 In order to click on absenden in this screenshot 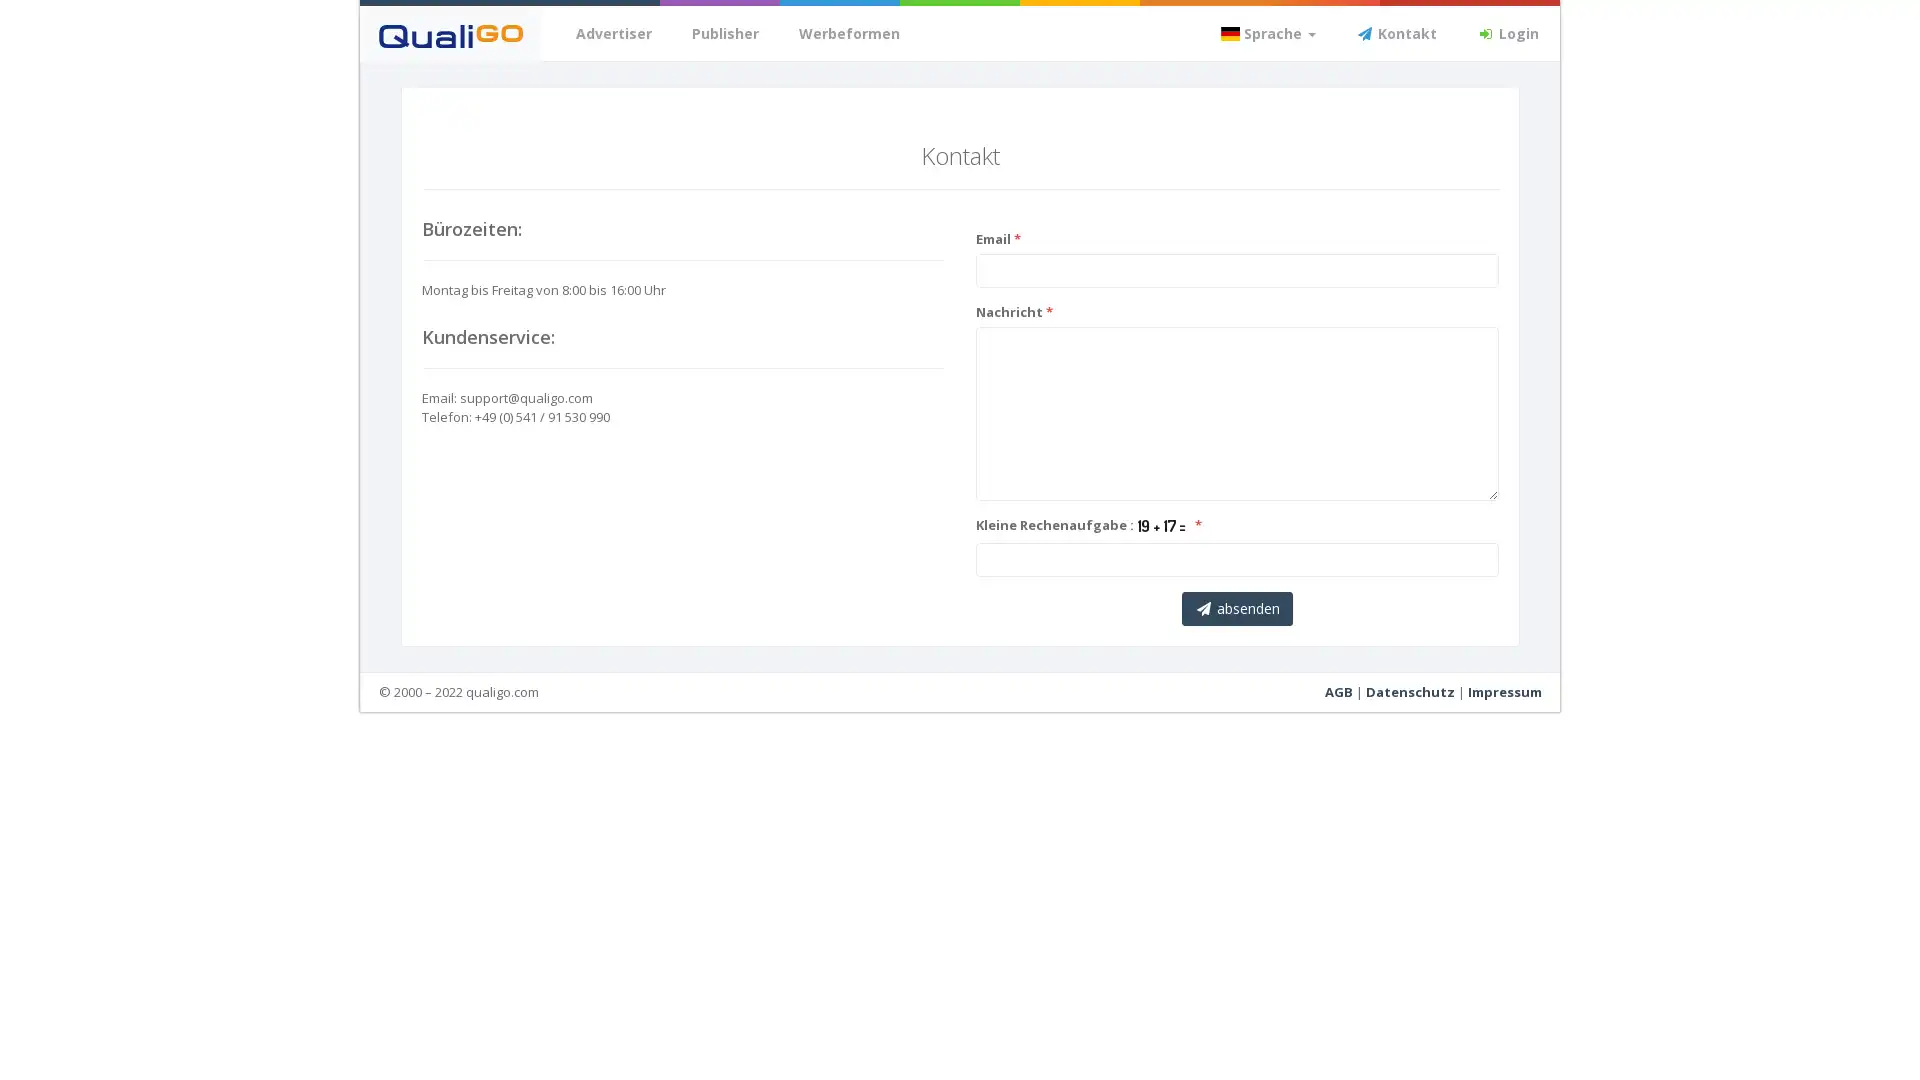, I will do `click(1235, 607)`.